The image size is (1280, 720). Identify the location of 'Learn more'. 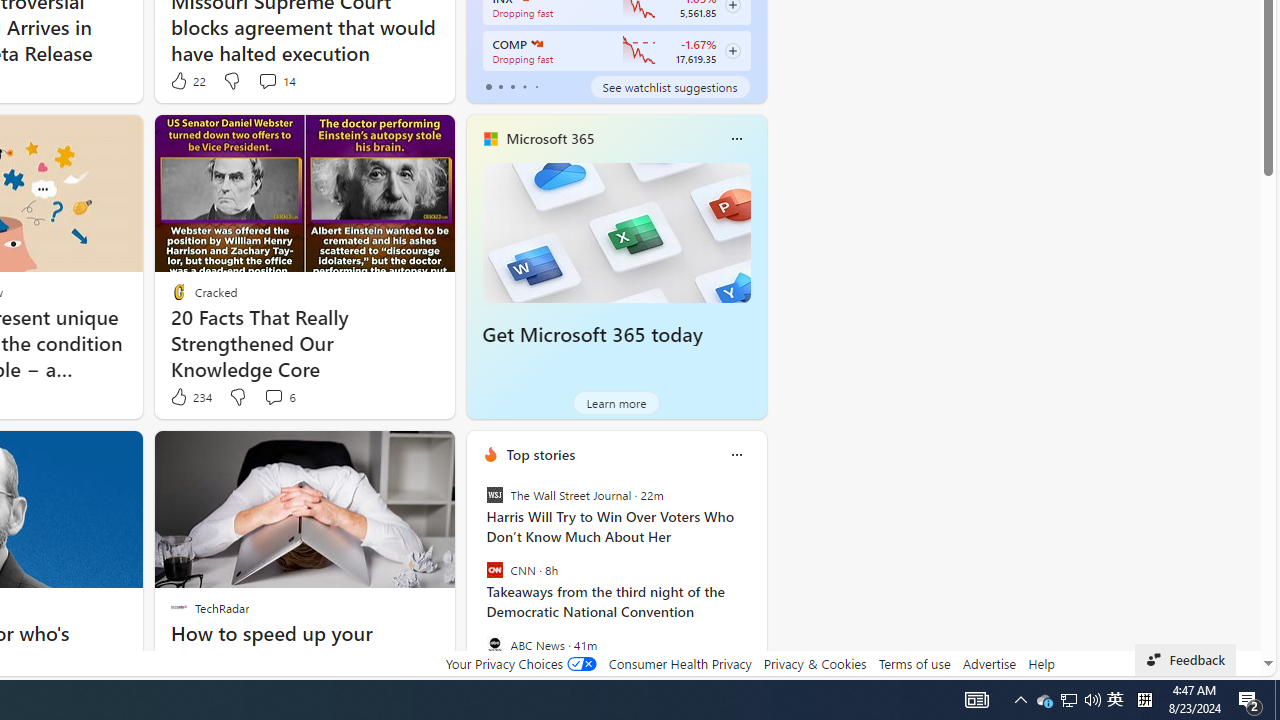
(615, 402).